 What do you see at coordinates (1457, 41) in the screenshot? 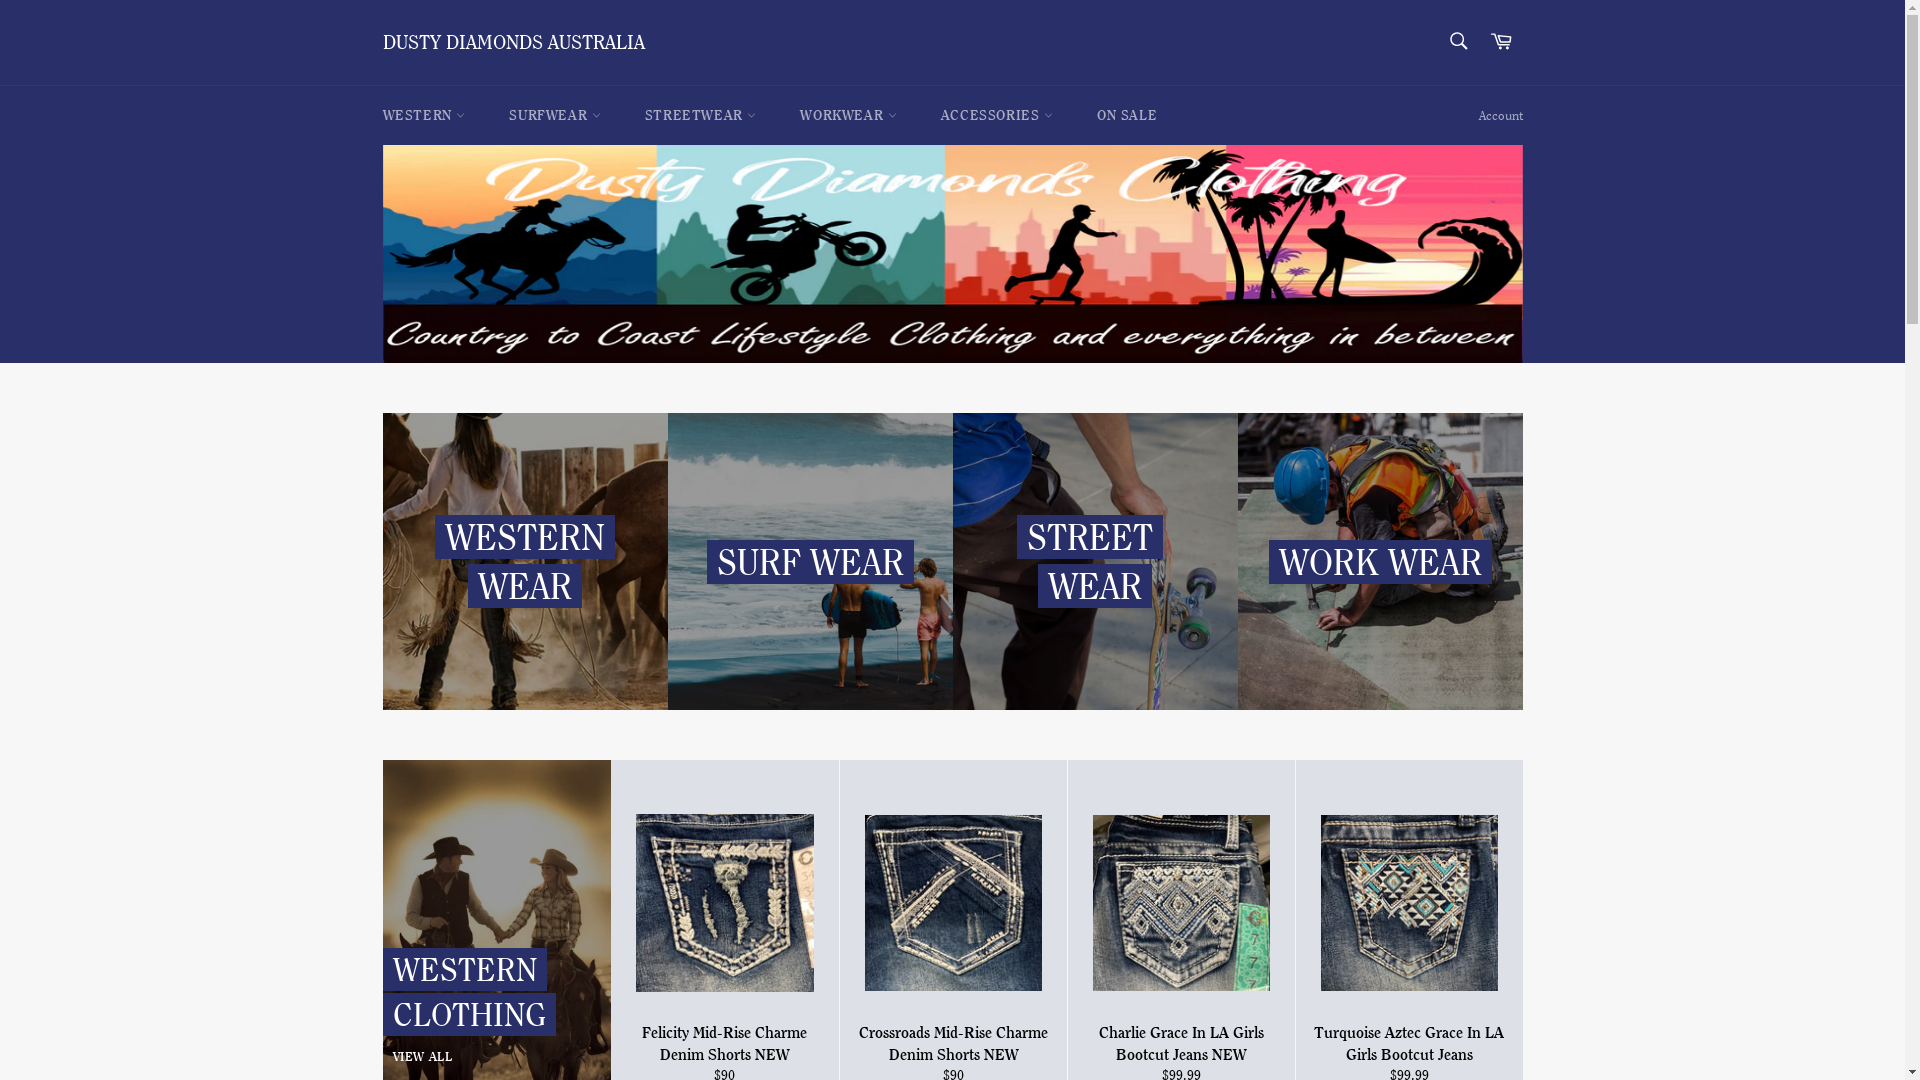
I see `'Search'` at bounding box center [1457, 41].